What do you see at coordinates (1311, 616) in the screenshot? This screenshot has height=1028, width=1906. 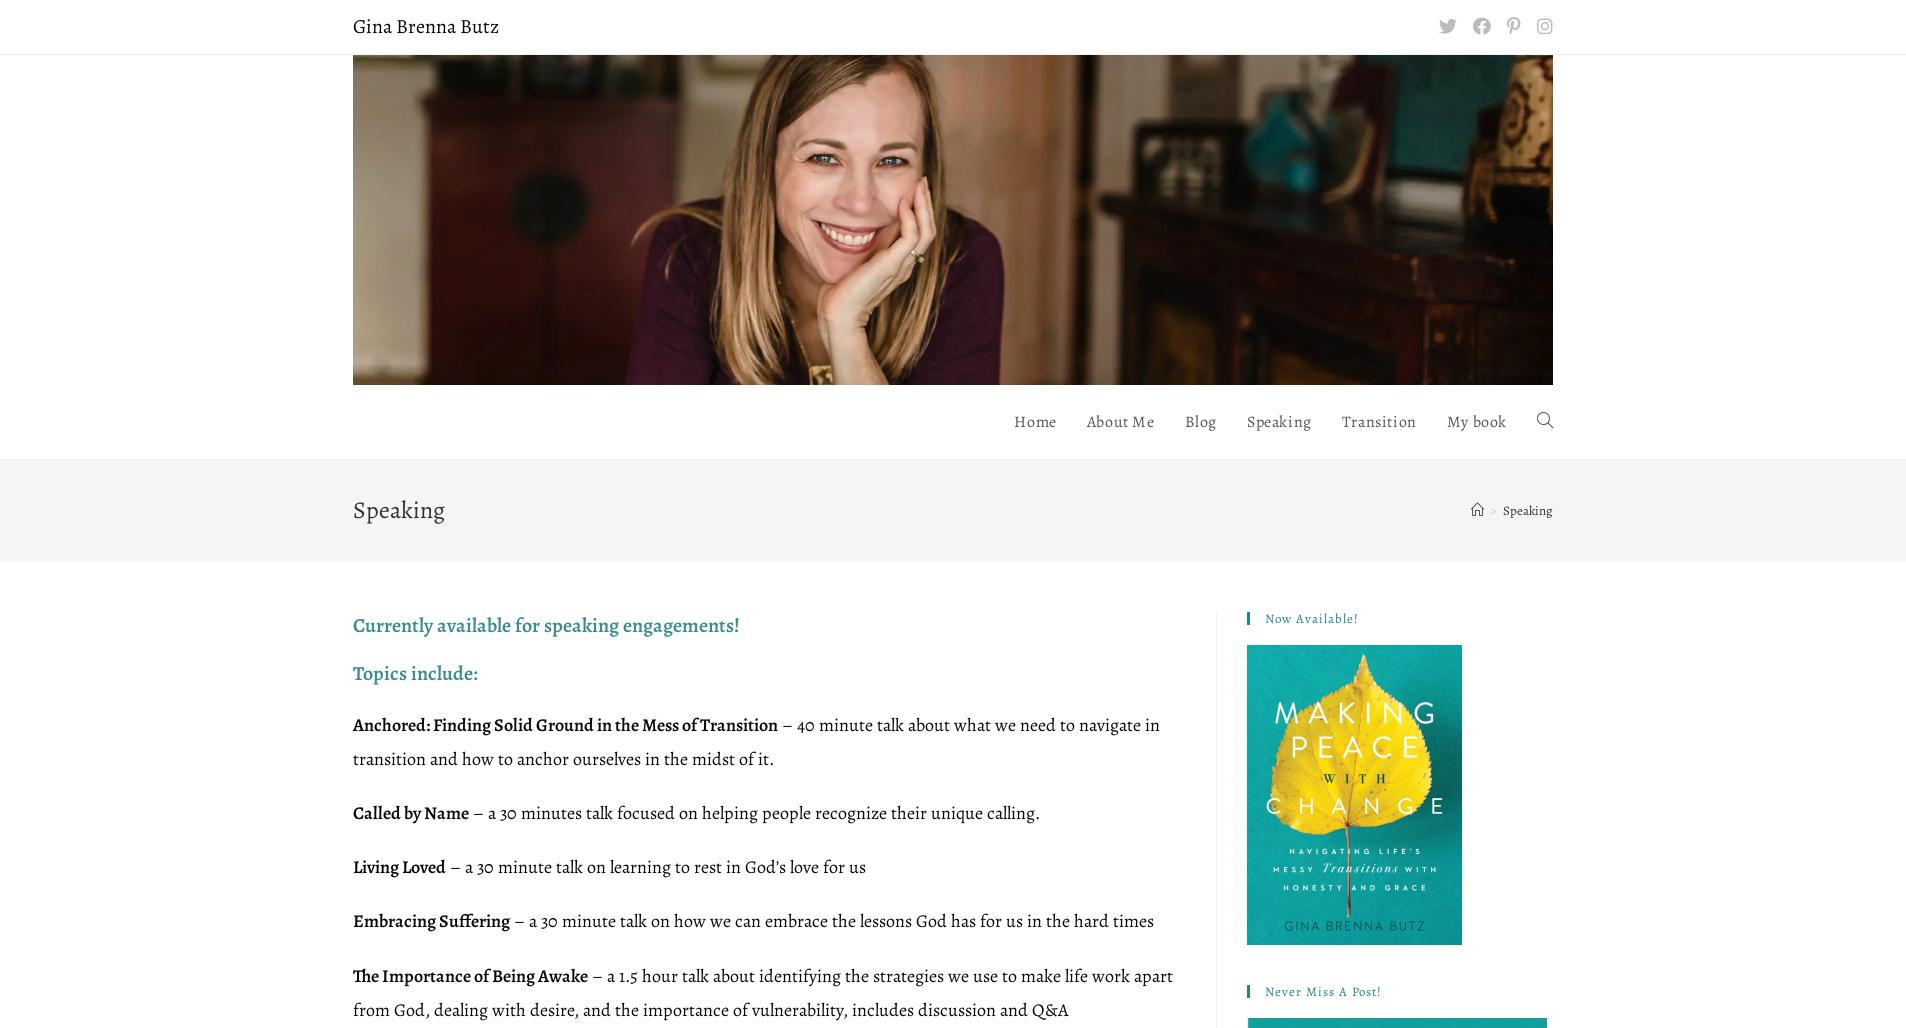 I see `'Now available!'` at bounding box center [1311, 616].